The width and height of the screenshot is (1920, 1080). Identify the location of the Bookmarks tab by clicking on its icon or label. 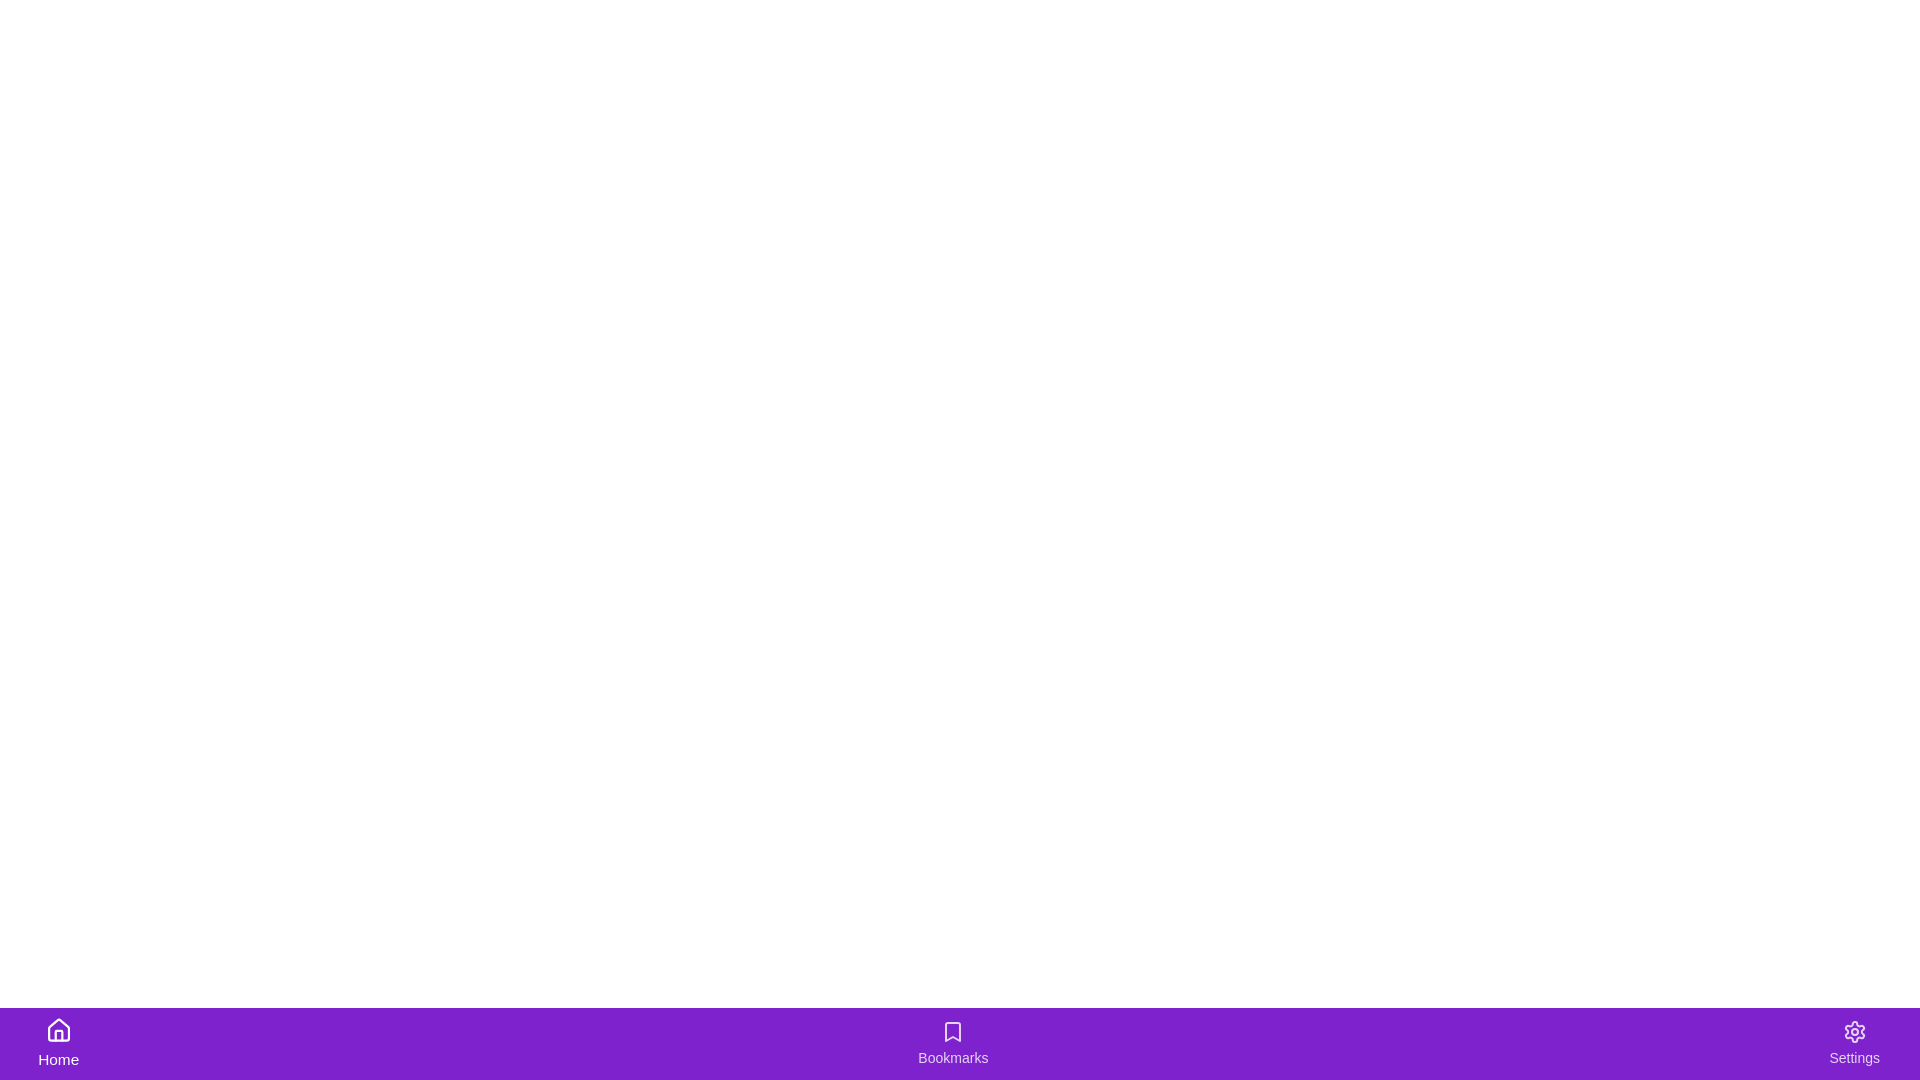
(952, 1043).